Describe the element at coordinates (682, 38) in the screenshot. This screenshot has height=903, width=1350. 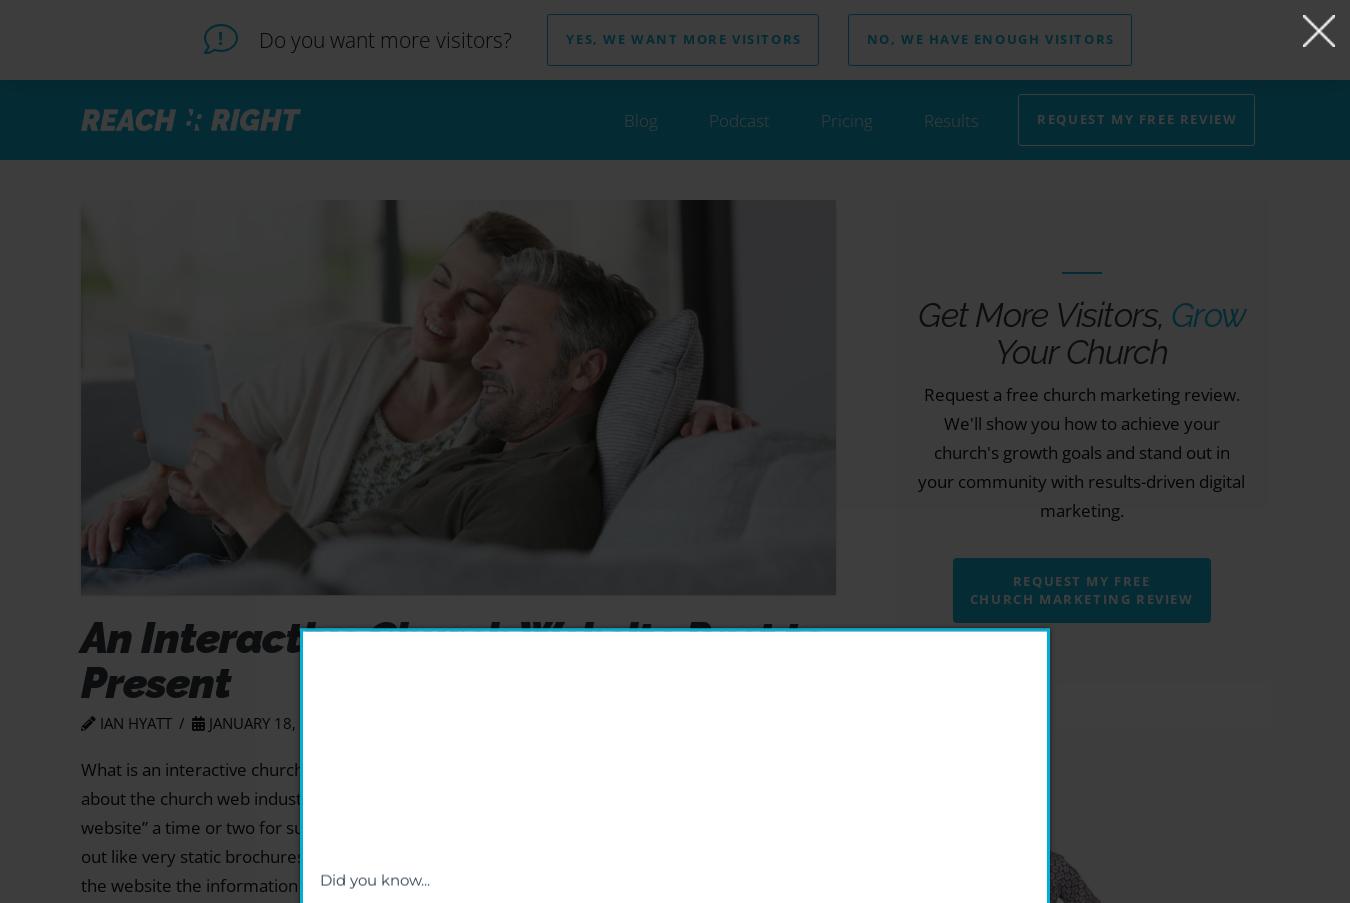
I see `'Yes, we want more visitors'` at that location.